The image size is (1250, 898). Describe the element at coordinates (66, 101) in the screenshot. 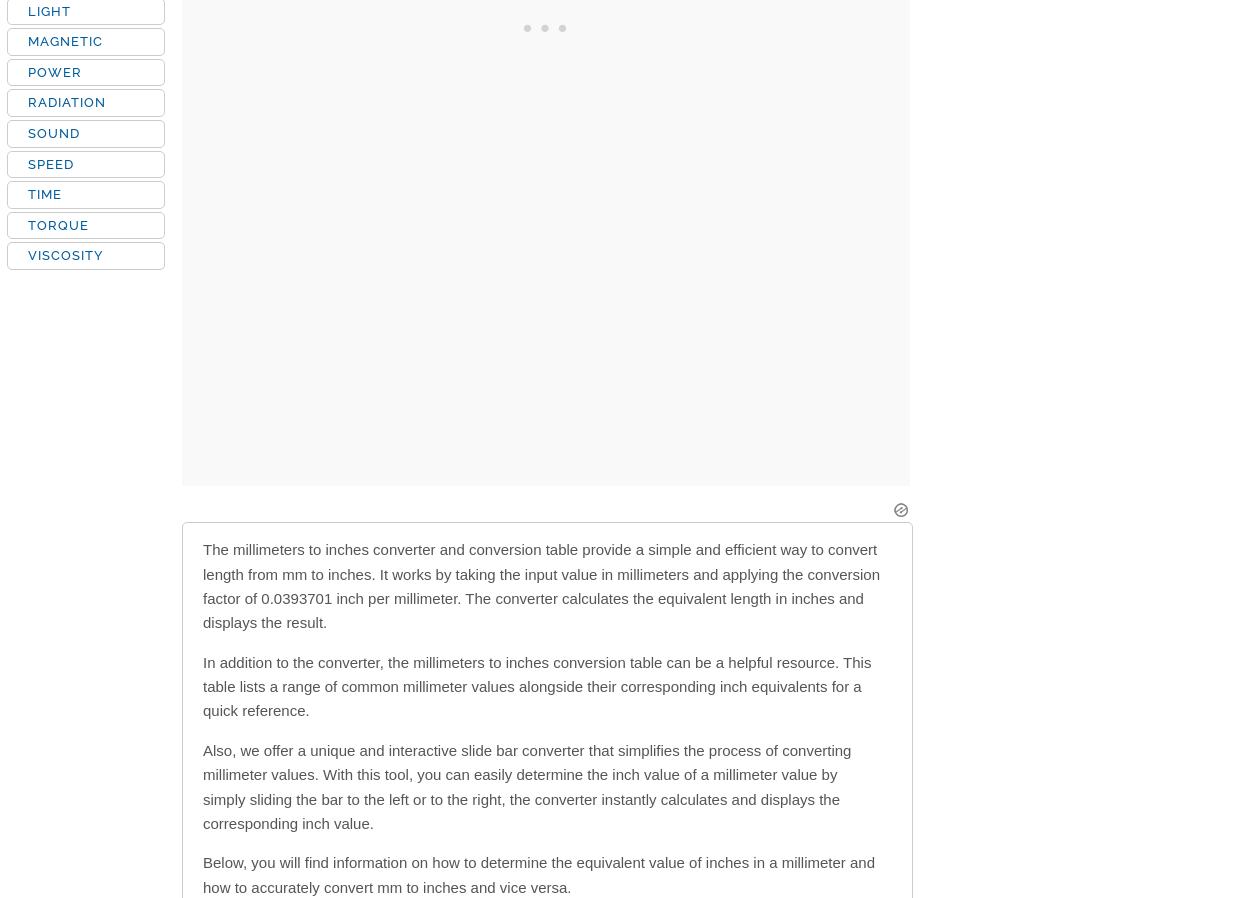

I see `'RADIATION'` at that location.